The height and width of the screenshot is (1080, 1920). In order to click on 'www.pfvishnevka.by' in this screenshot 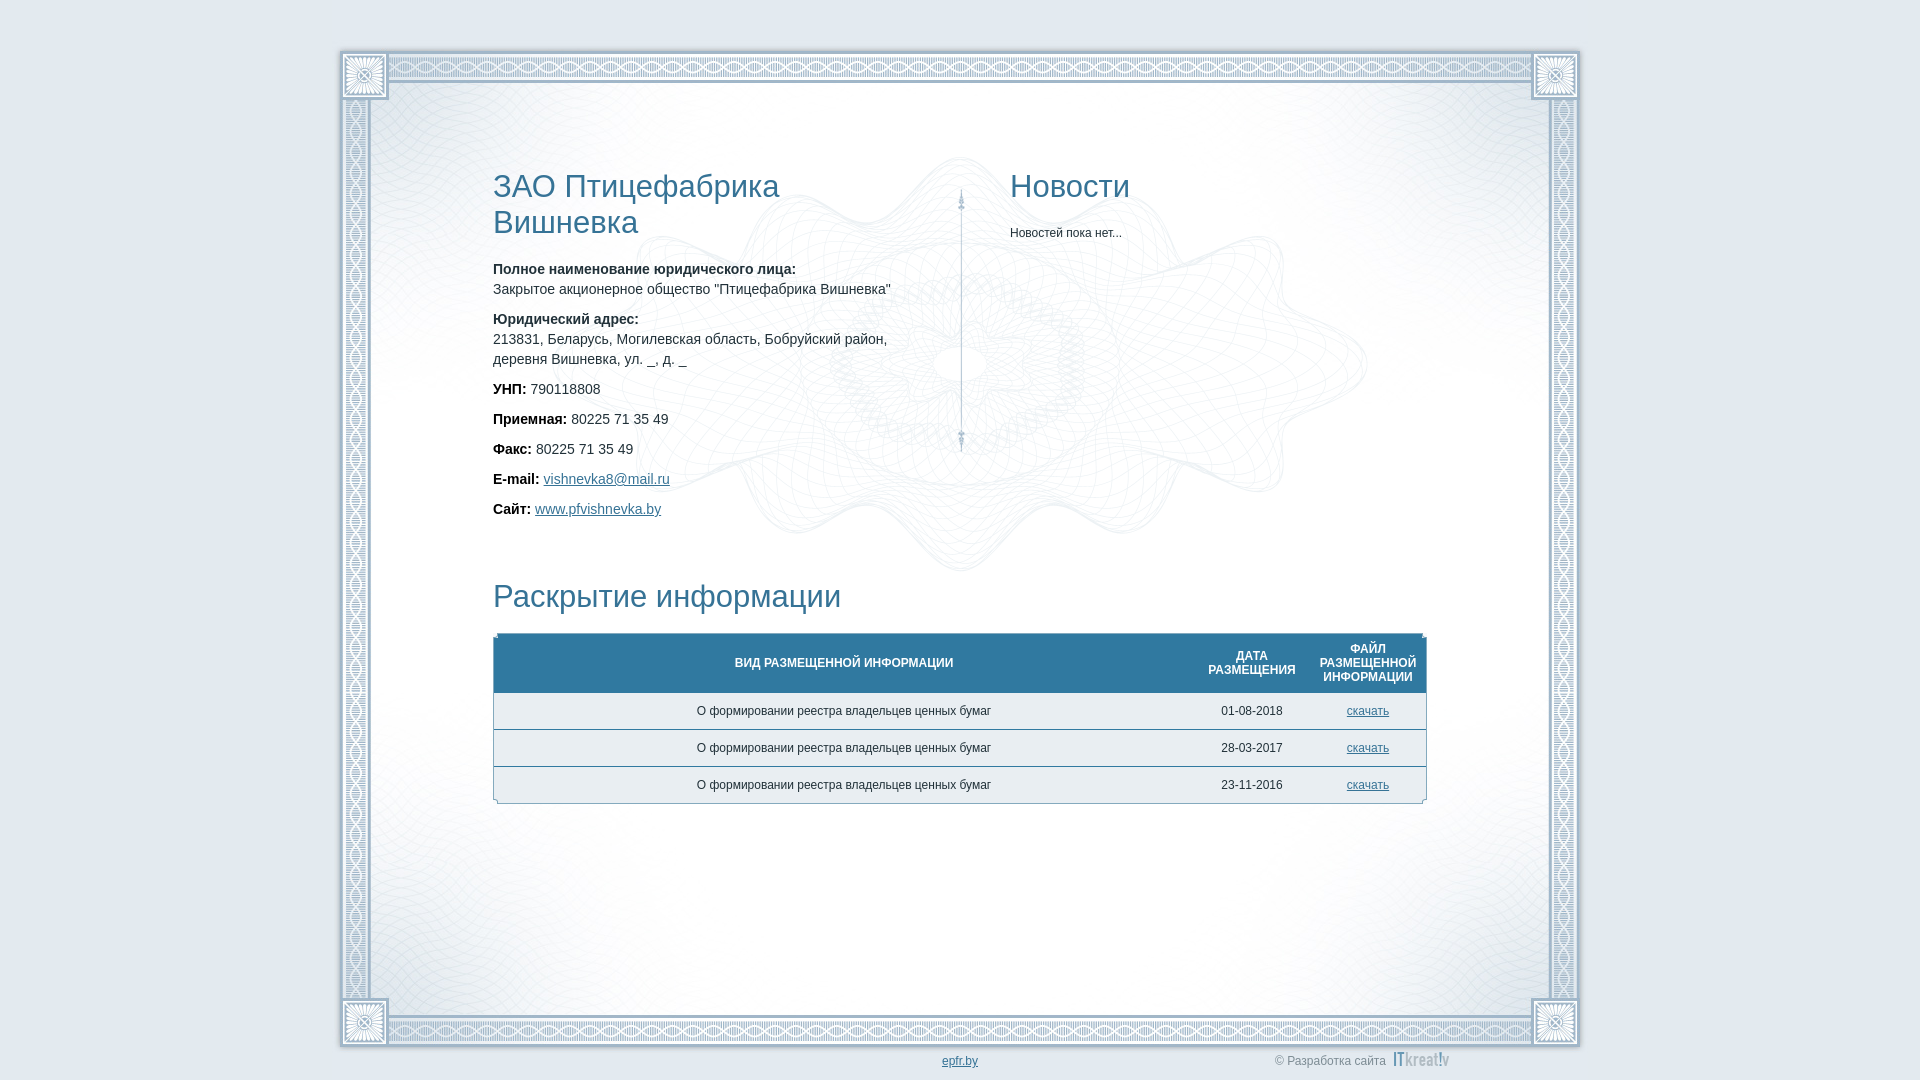, I will do `click(534, 508)`.